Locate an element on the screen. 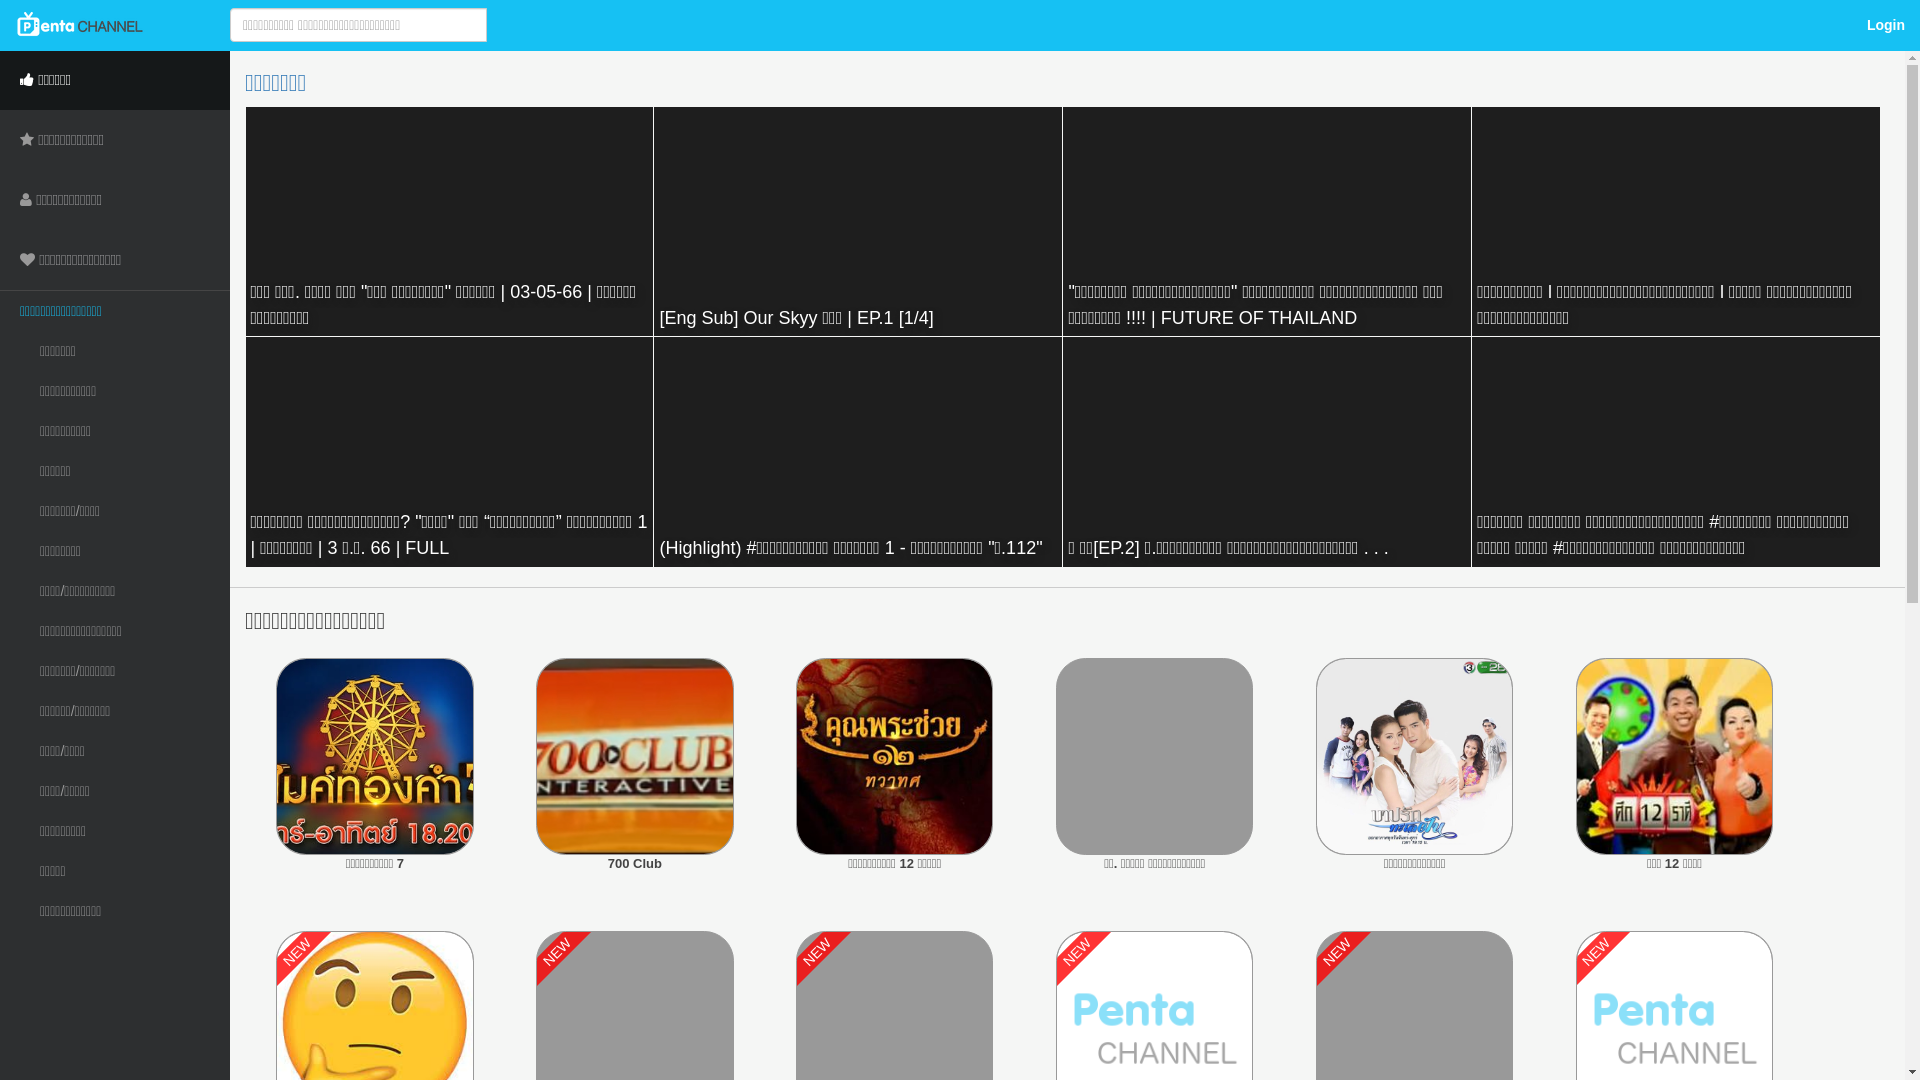  'Login' is located at coordinates (1885, 24).